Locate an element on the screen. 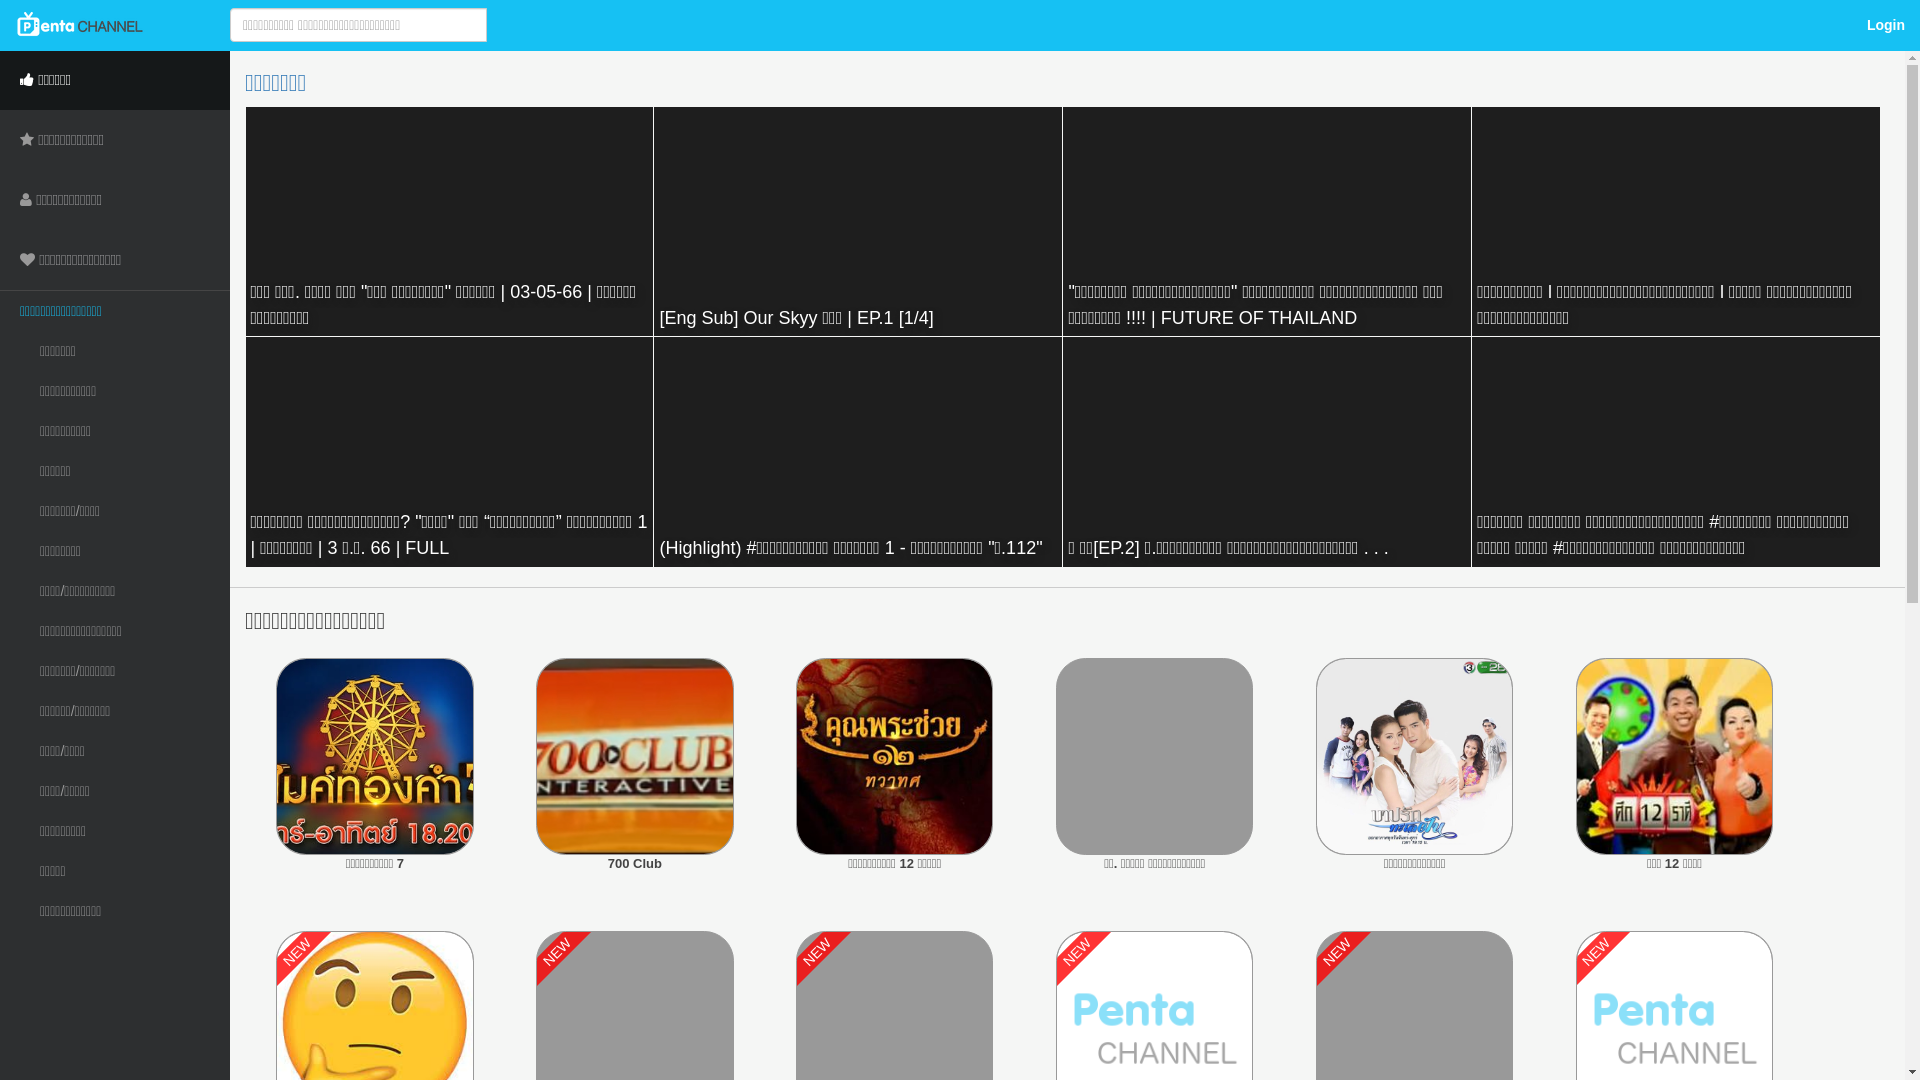  'Login' is located at coordinates (1885, 24).